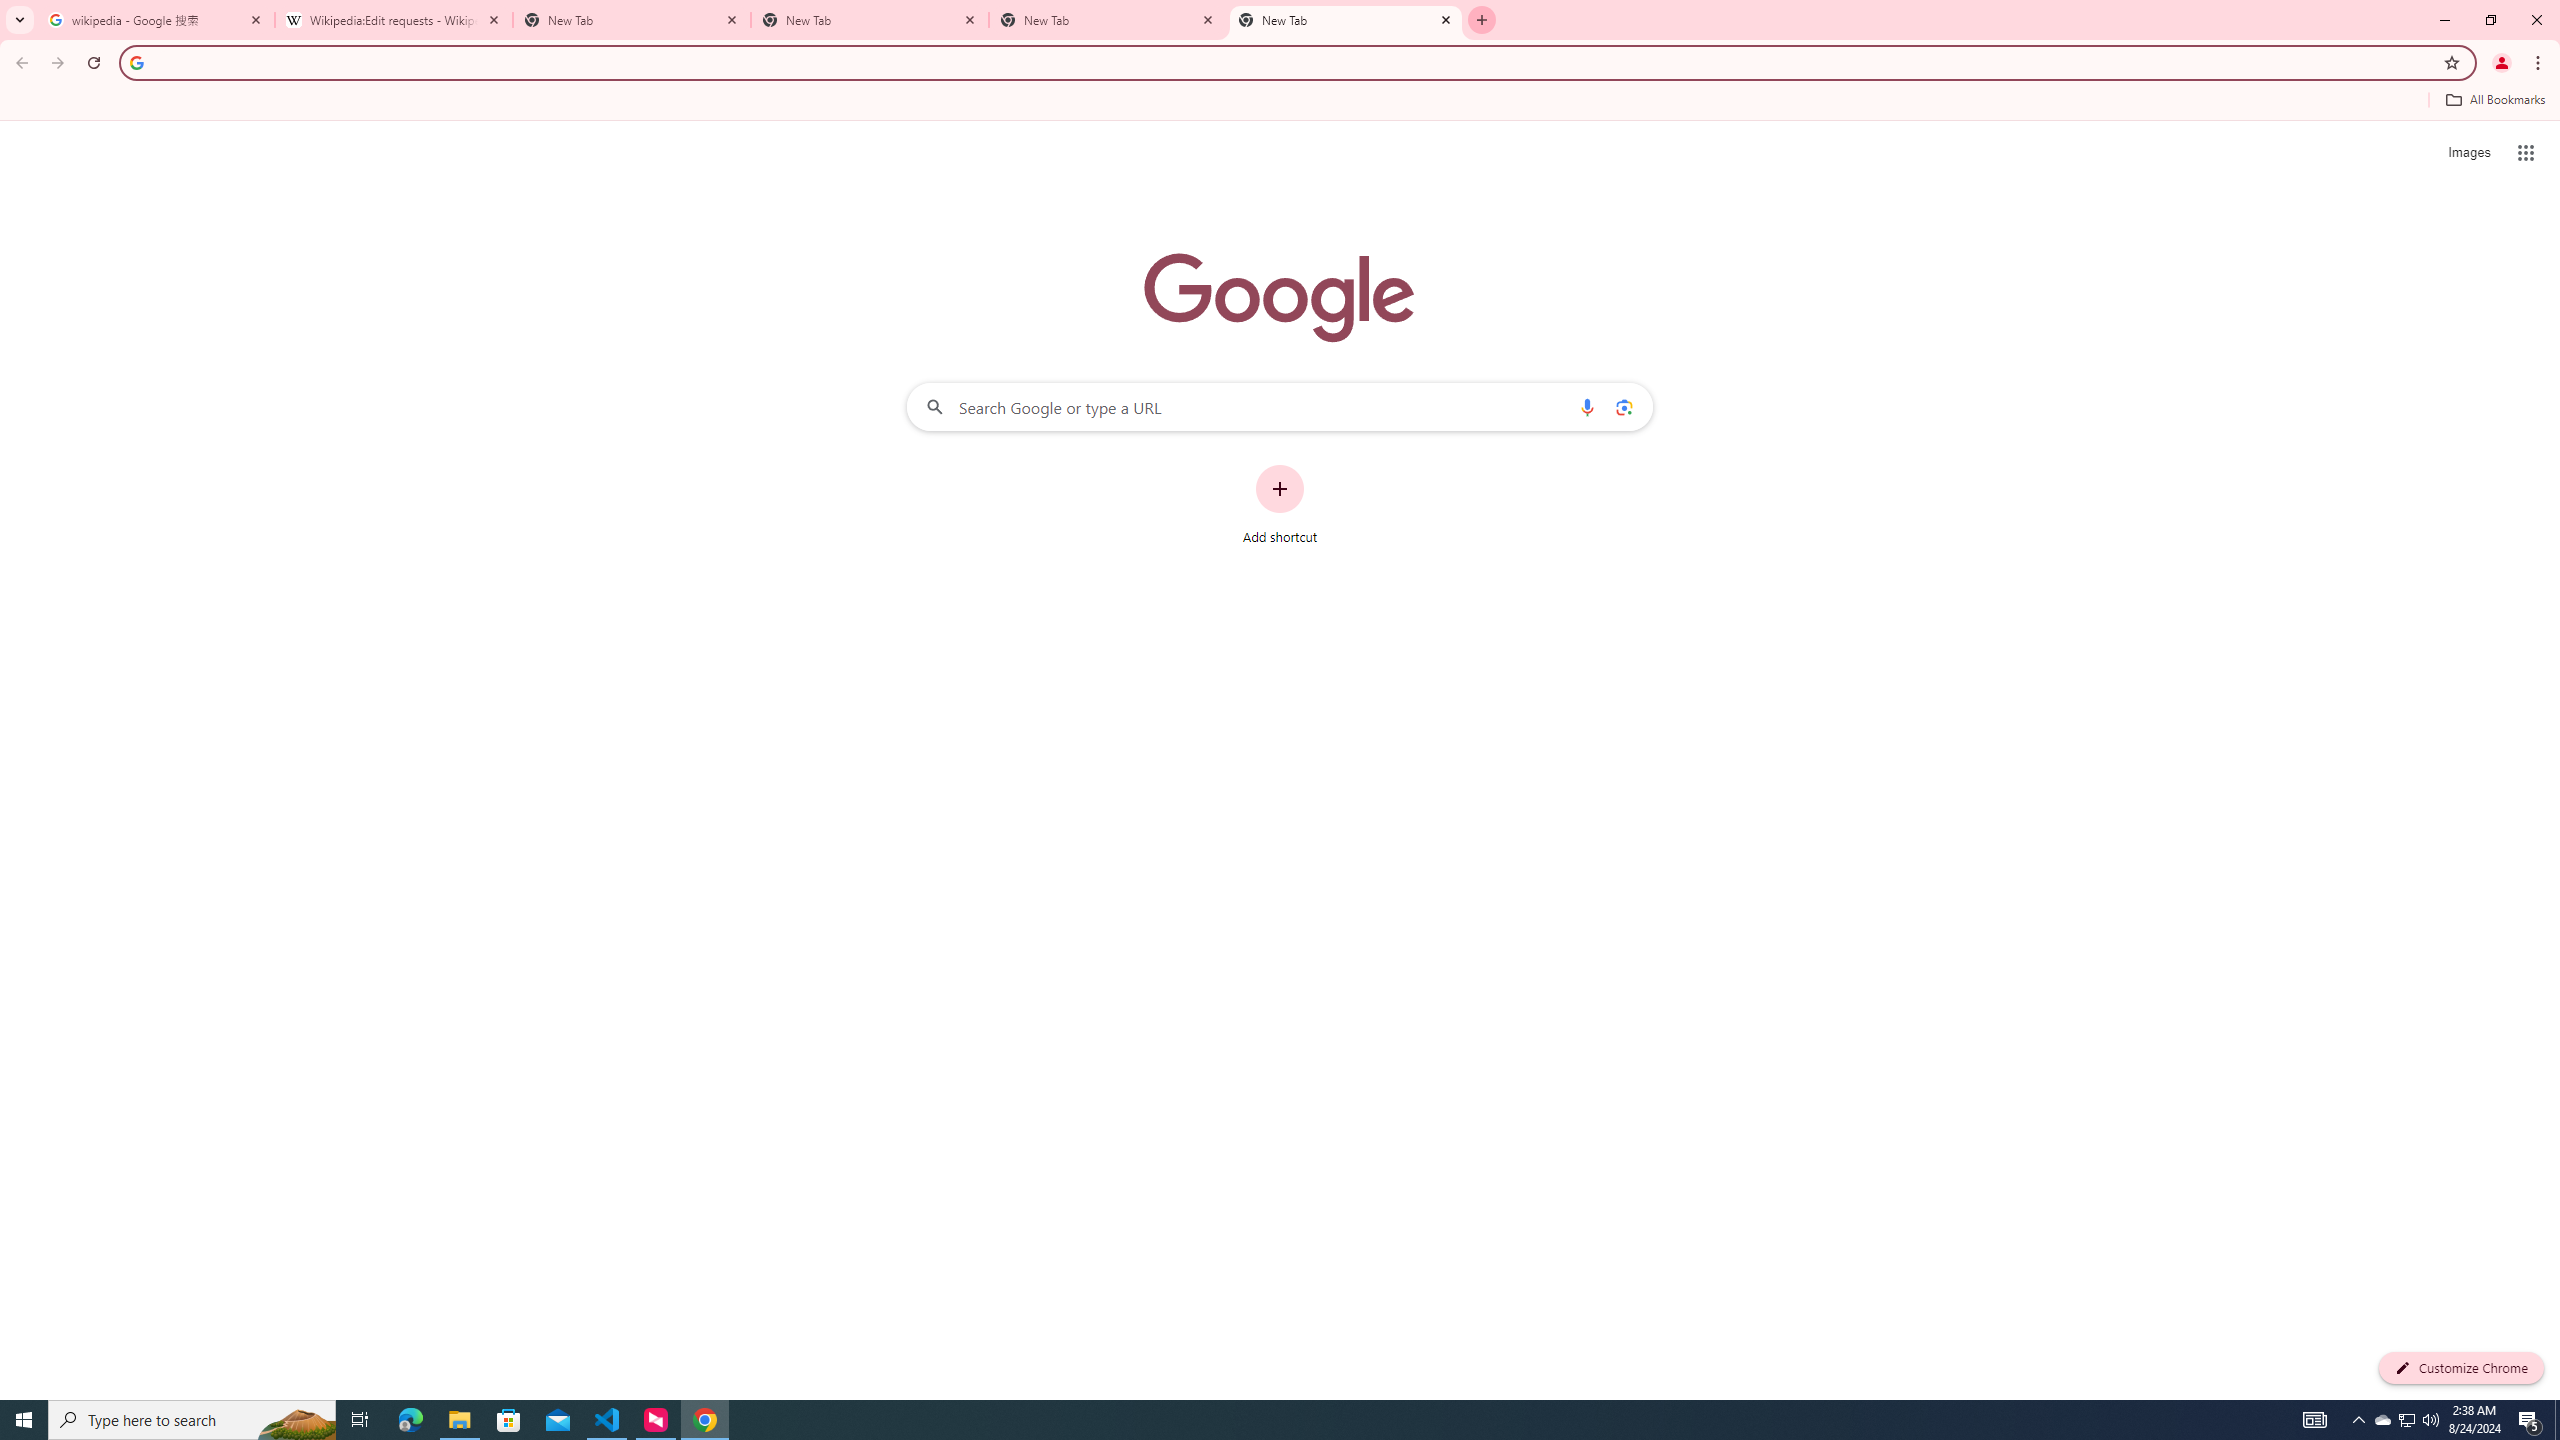 This screenshot has width=2560, height=1440. Describe the element at coordinates (19, 62) in the screenshot. I see `'Back'` at that location.